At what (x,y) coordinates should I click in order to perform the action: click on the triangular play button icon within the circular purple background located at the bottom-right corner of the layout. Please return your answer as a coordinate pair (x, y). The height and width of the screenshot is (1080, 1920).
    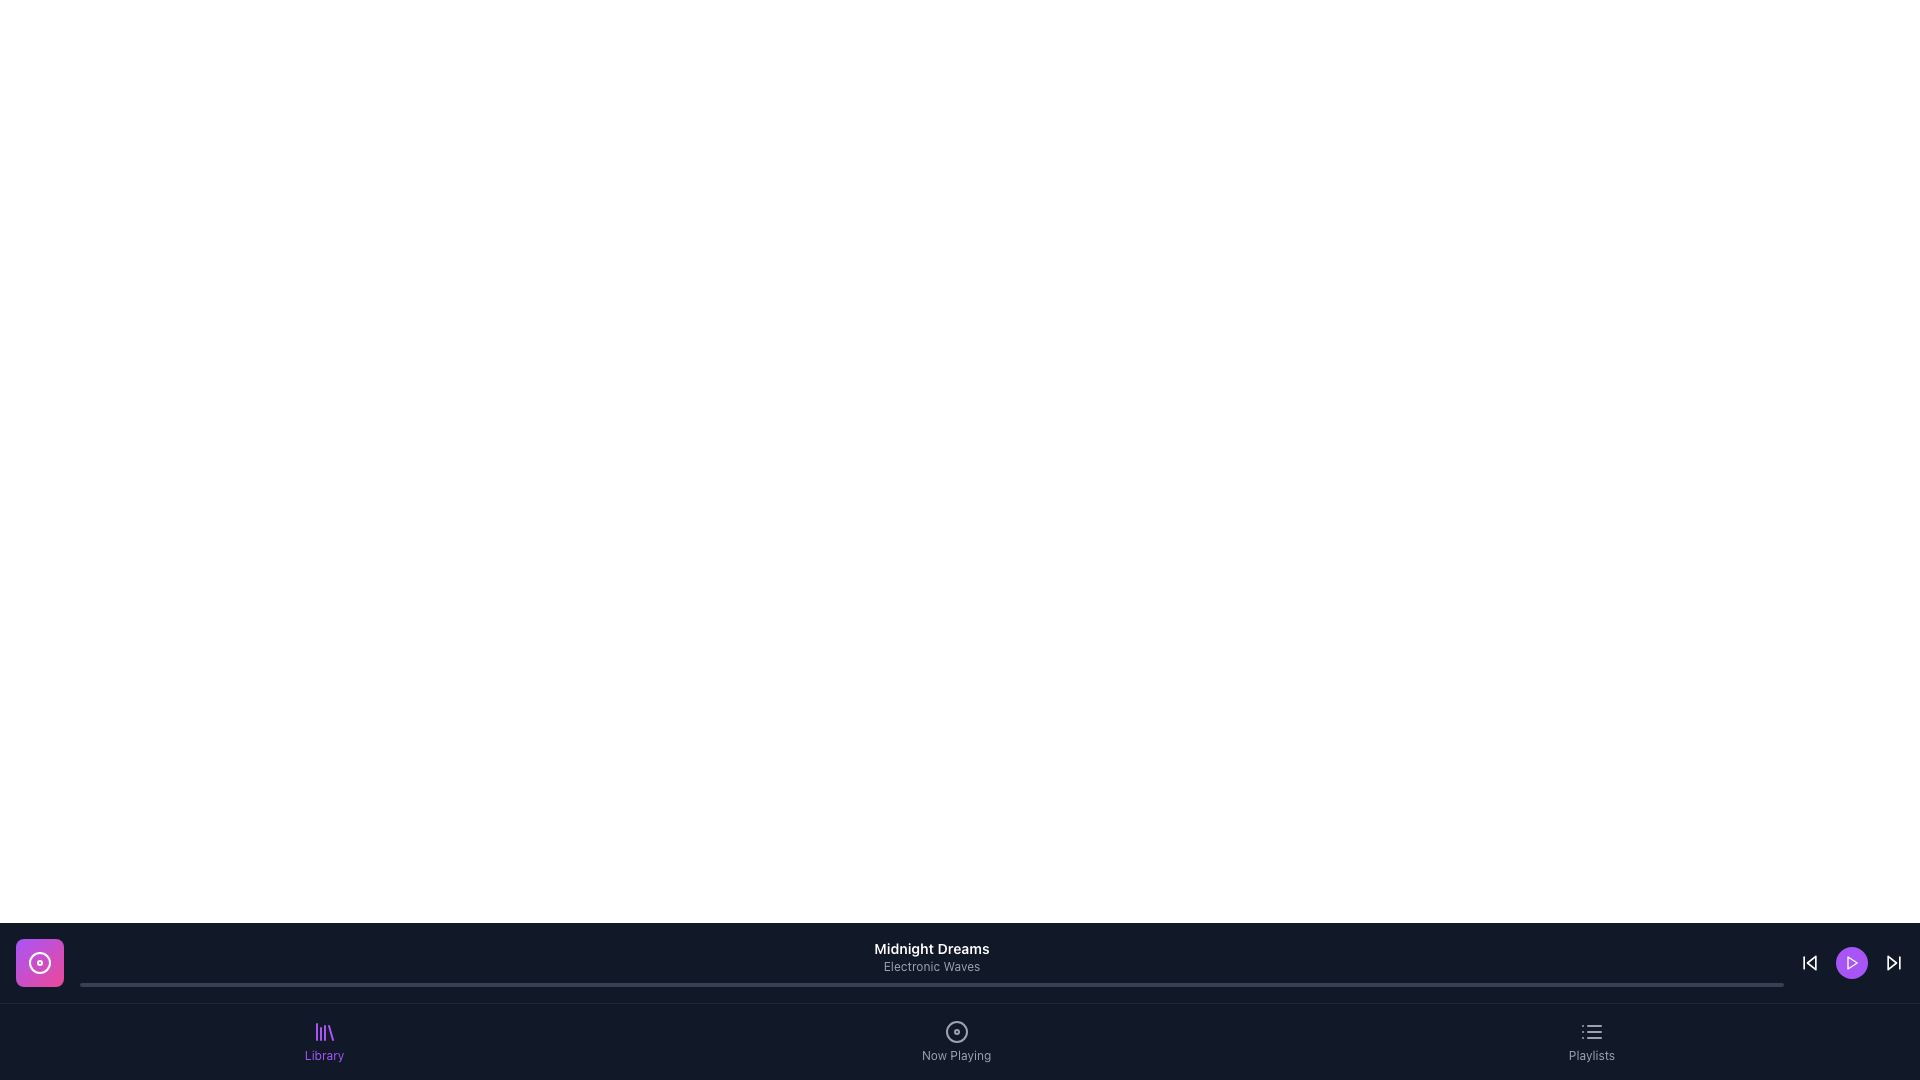
    Looking at the image, I should click on (1851, 962).